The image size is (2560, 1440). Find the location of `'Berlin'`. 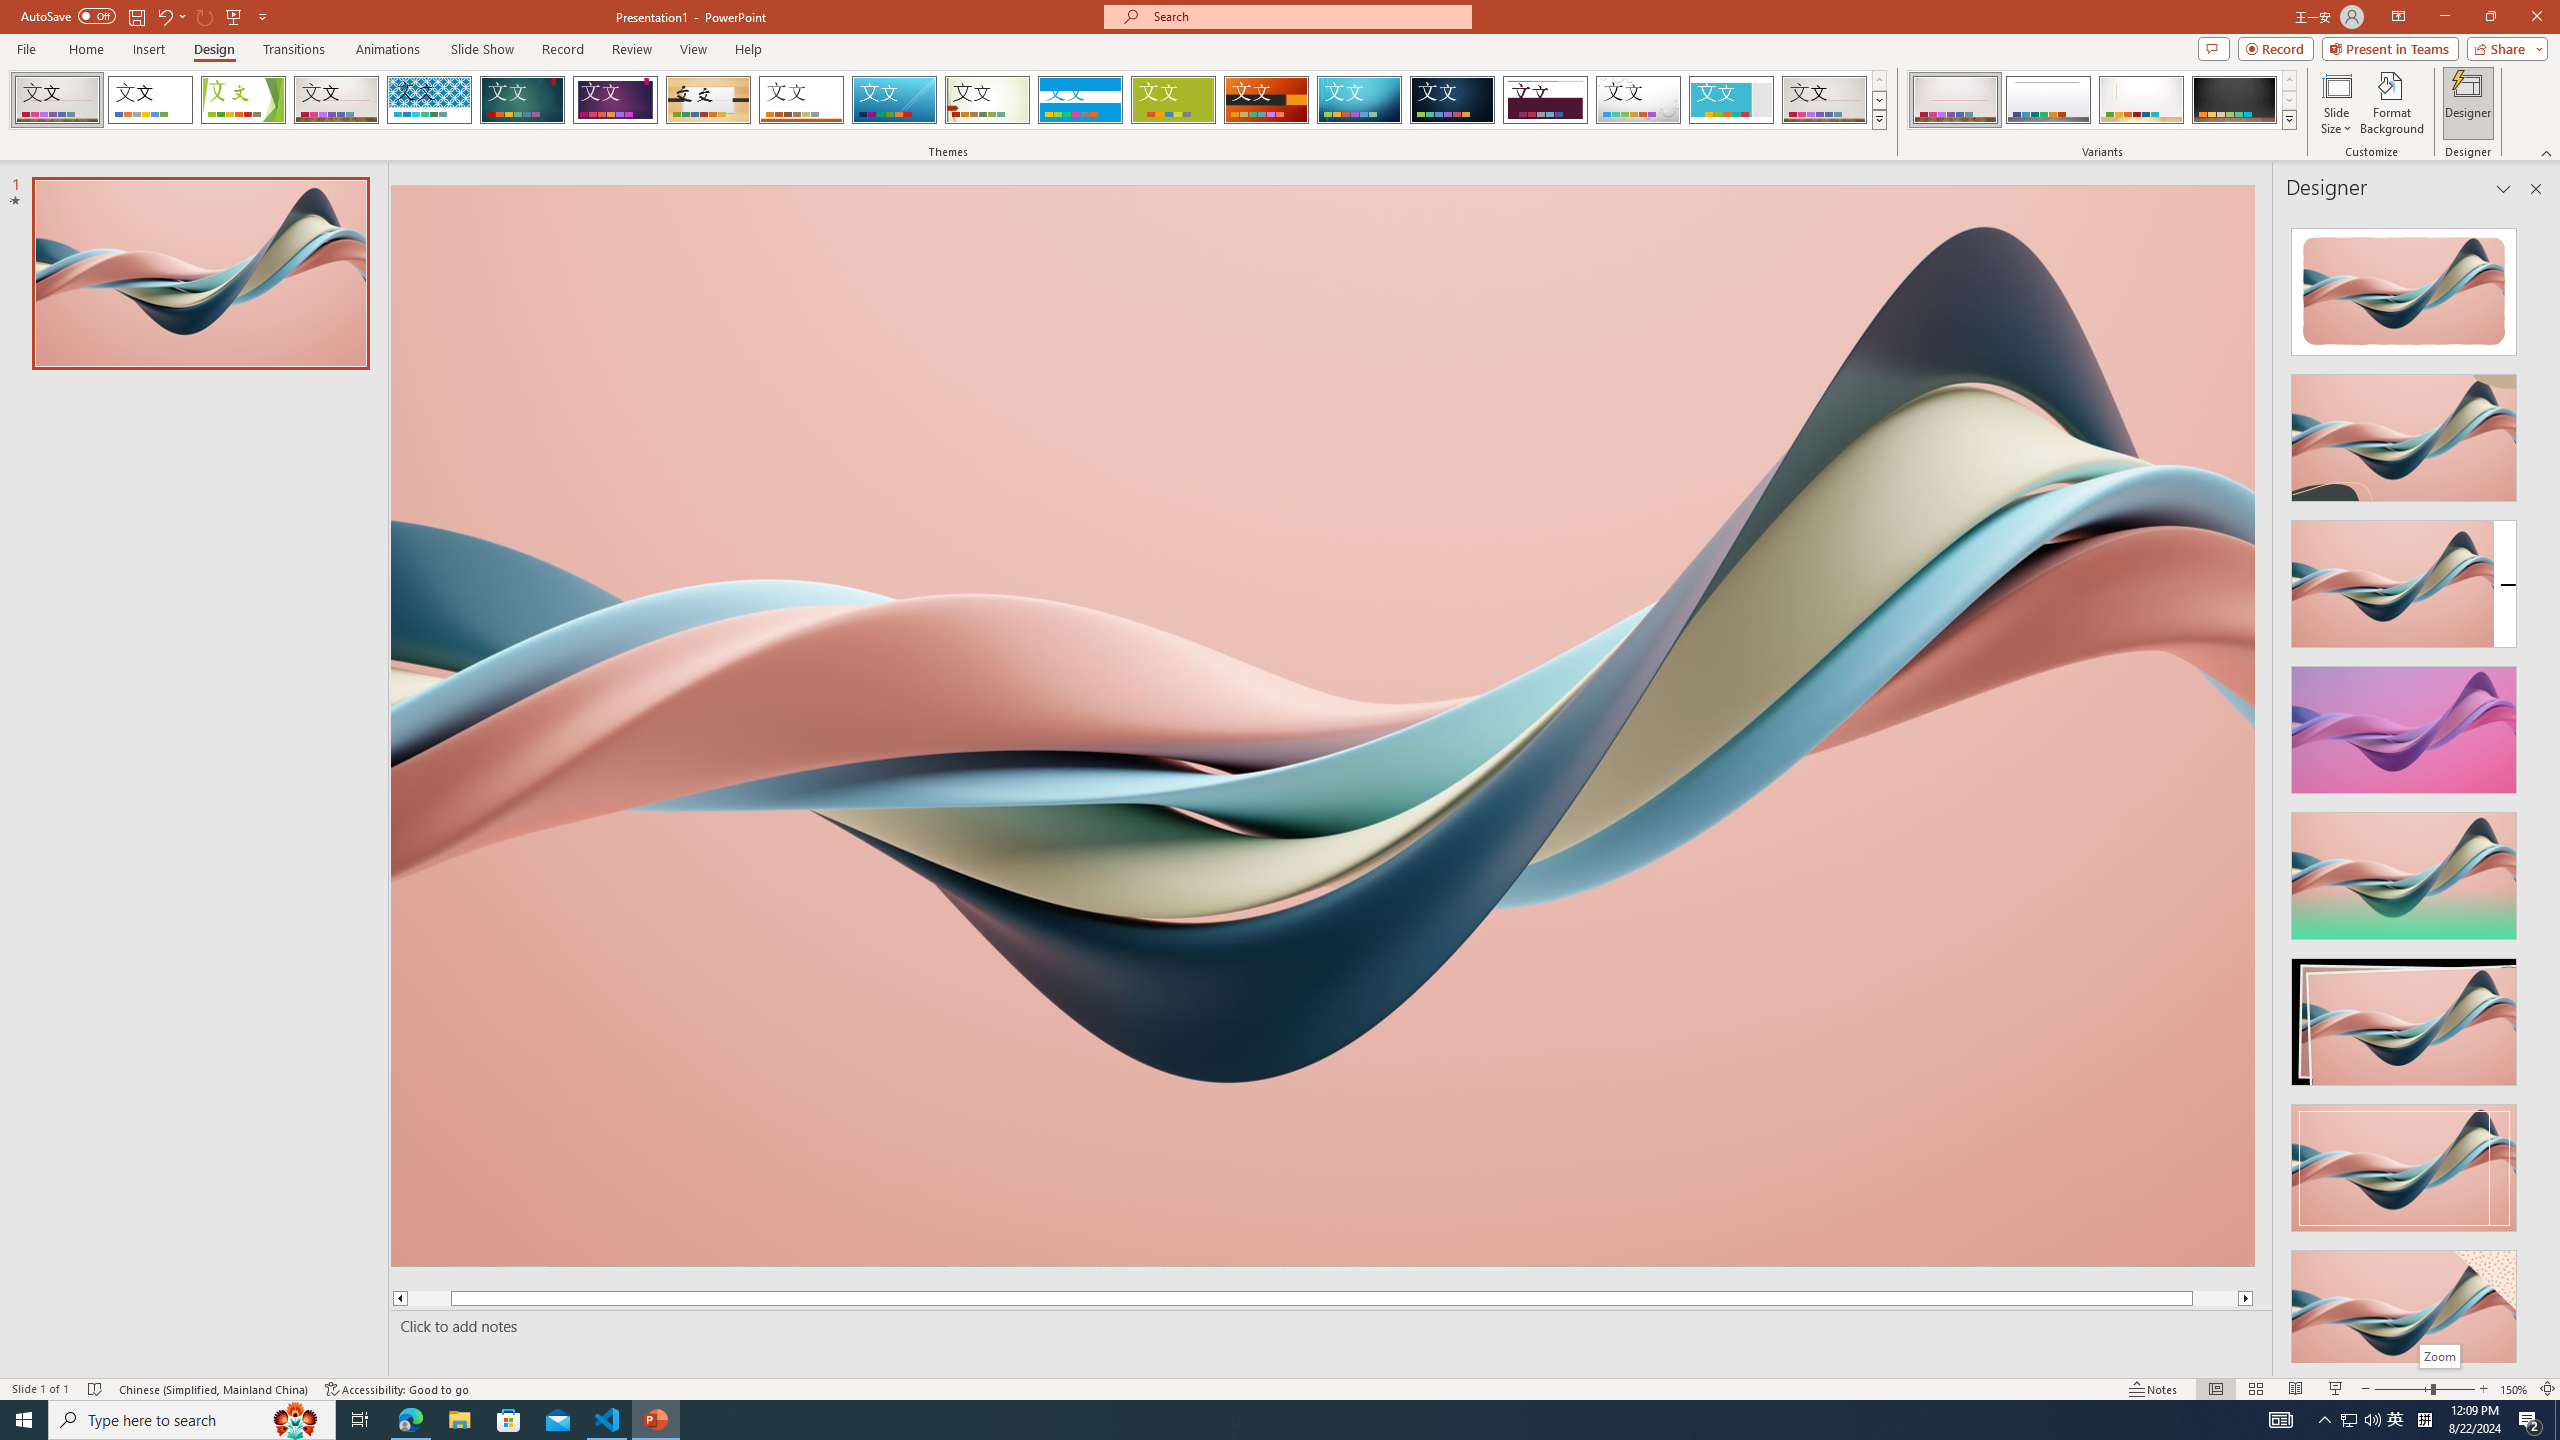

'Berlin' is located at coordinates (1267, 99).